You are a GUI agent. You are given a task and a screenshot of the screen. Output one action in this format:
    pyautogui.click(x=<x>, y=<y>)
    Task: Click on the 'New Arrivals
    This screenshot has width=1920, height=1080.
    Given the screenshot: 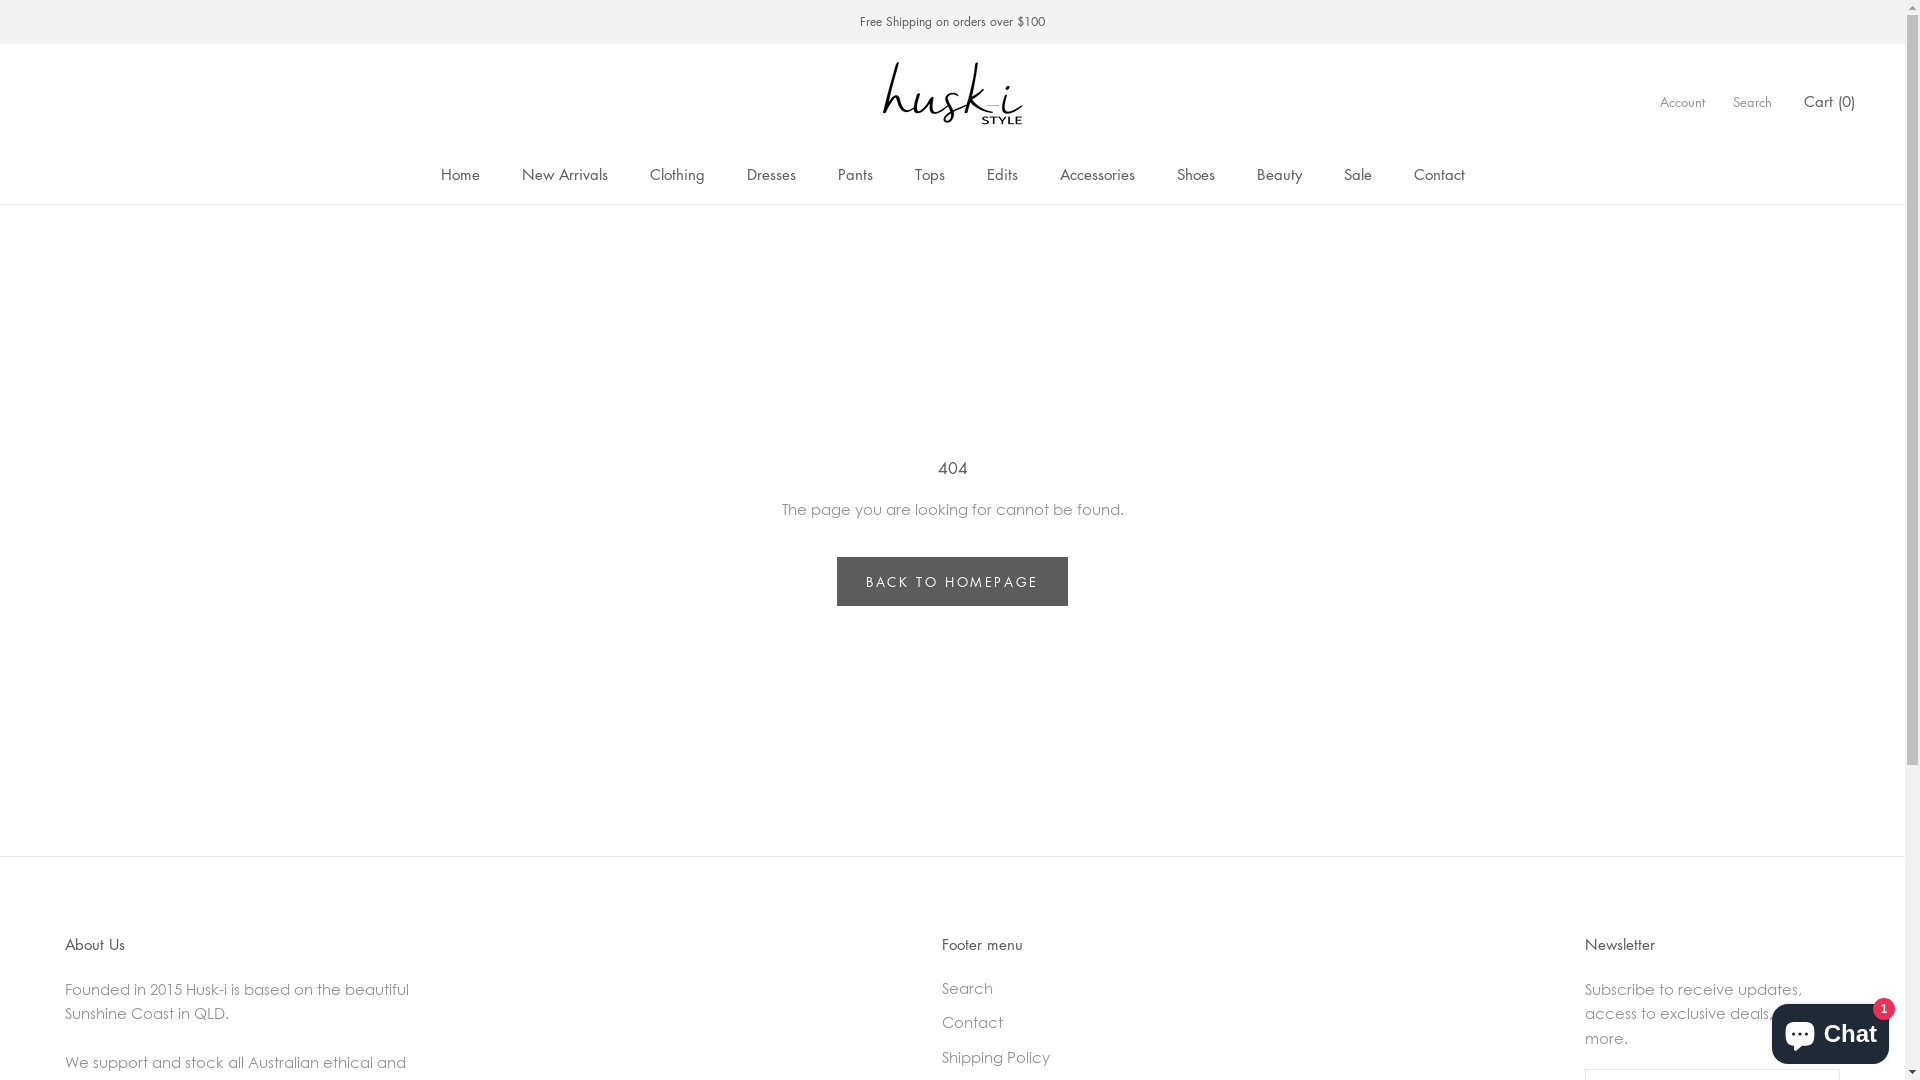 What is the action you would take?
    pyautogui.click(x=564, y=172)
    